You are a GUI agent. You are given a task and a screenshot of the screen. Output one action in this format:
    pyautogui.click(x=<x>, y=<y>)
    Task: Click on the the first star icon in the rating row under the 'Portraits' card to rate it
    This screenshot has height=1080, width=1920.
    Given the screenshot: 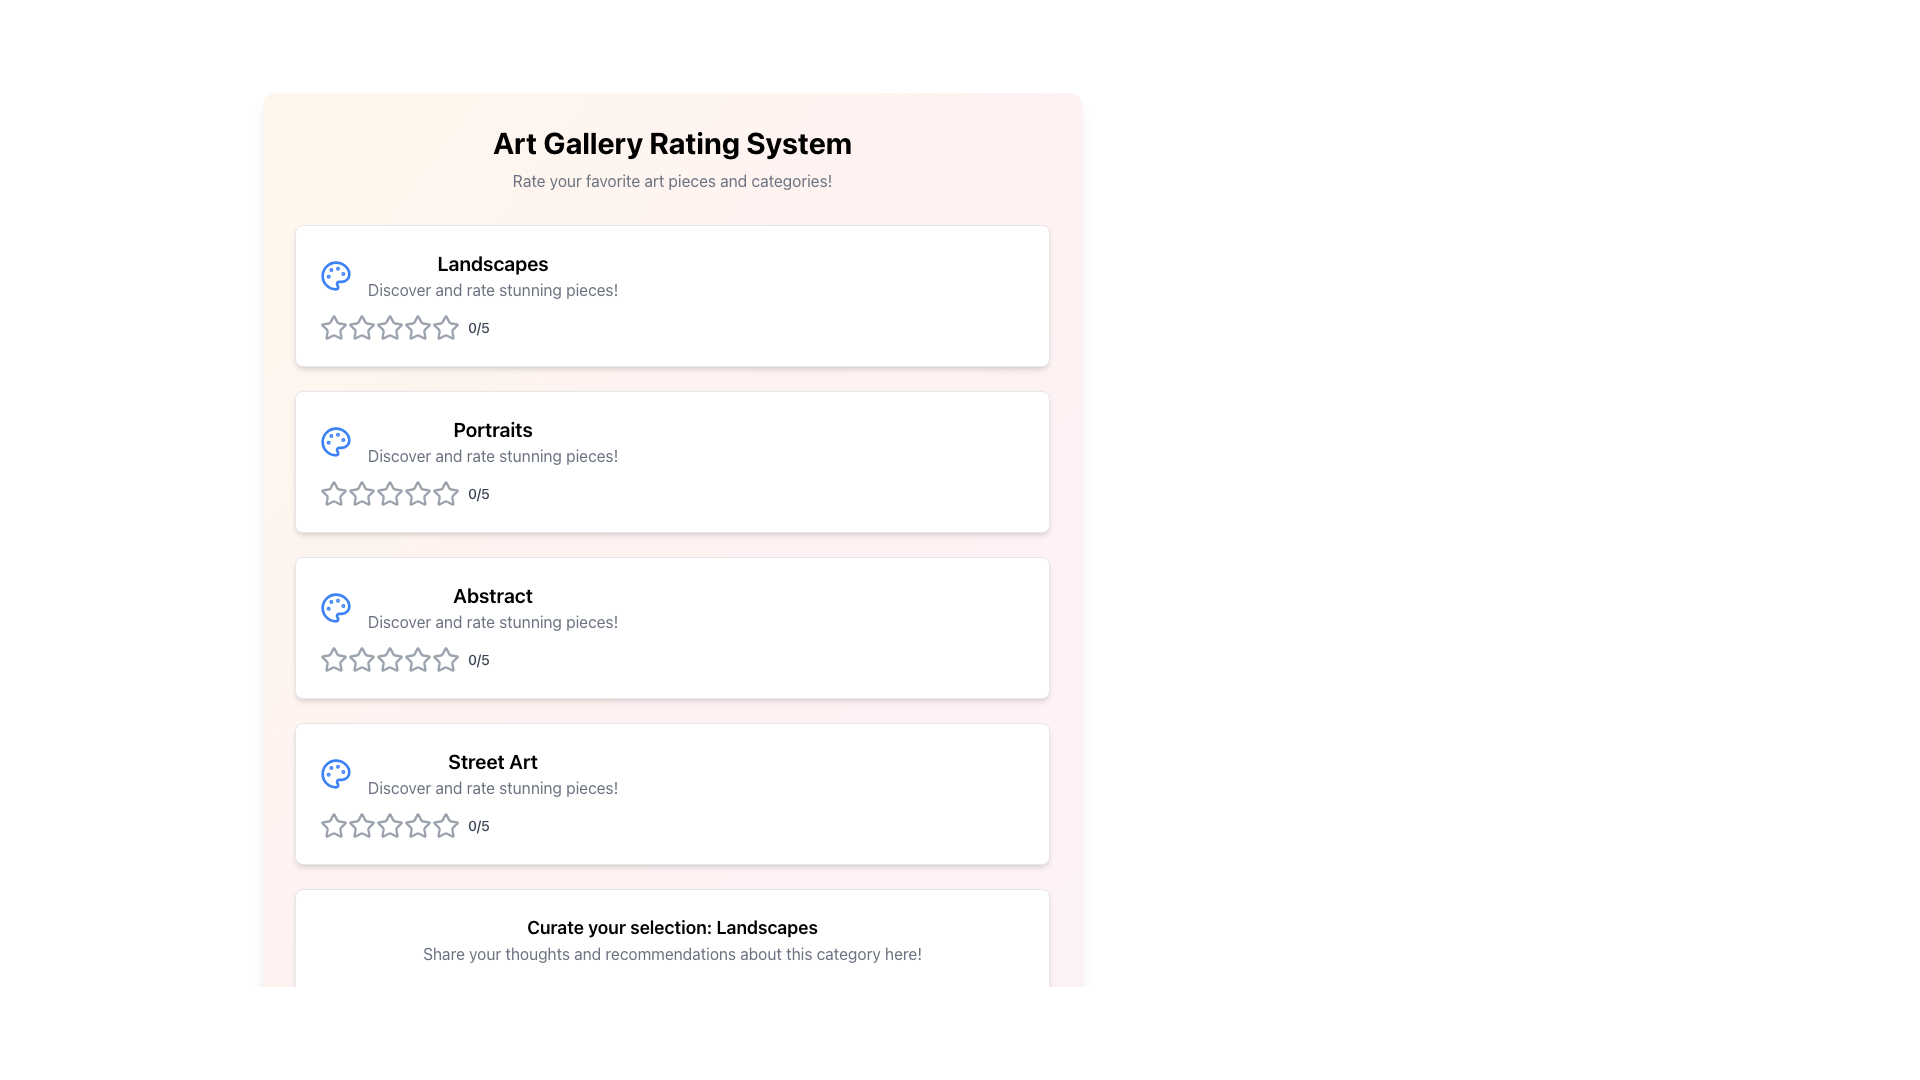 What is the action you would take?
    pyautogui.click(x=334, y=493)
    